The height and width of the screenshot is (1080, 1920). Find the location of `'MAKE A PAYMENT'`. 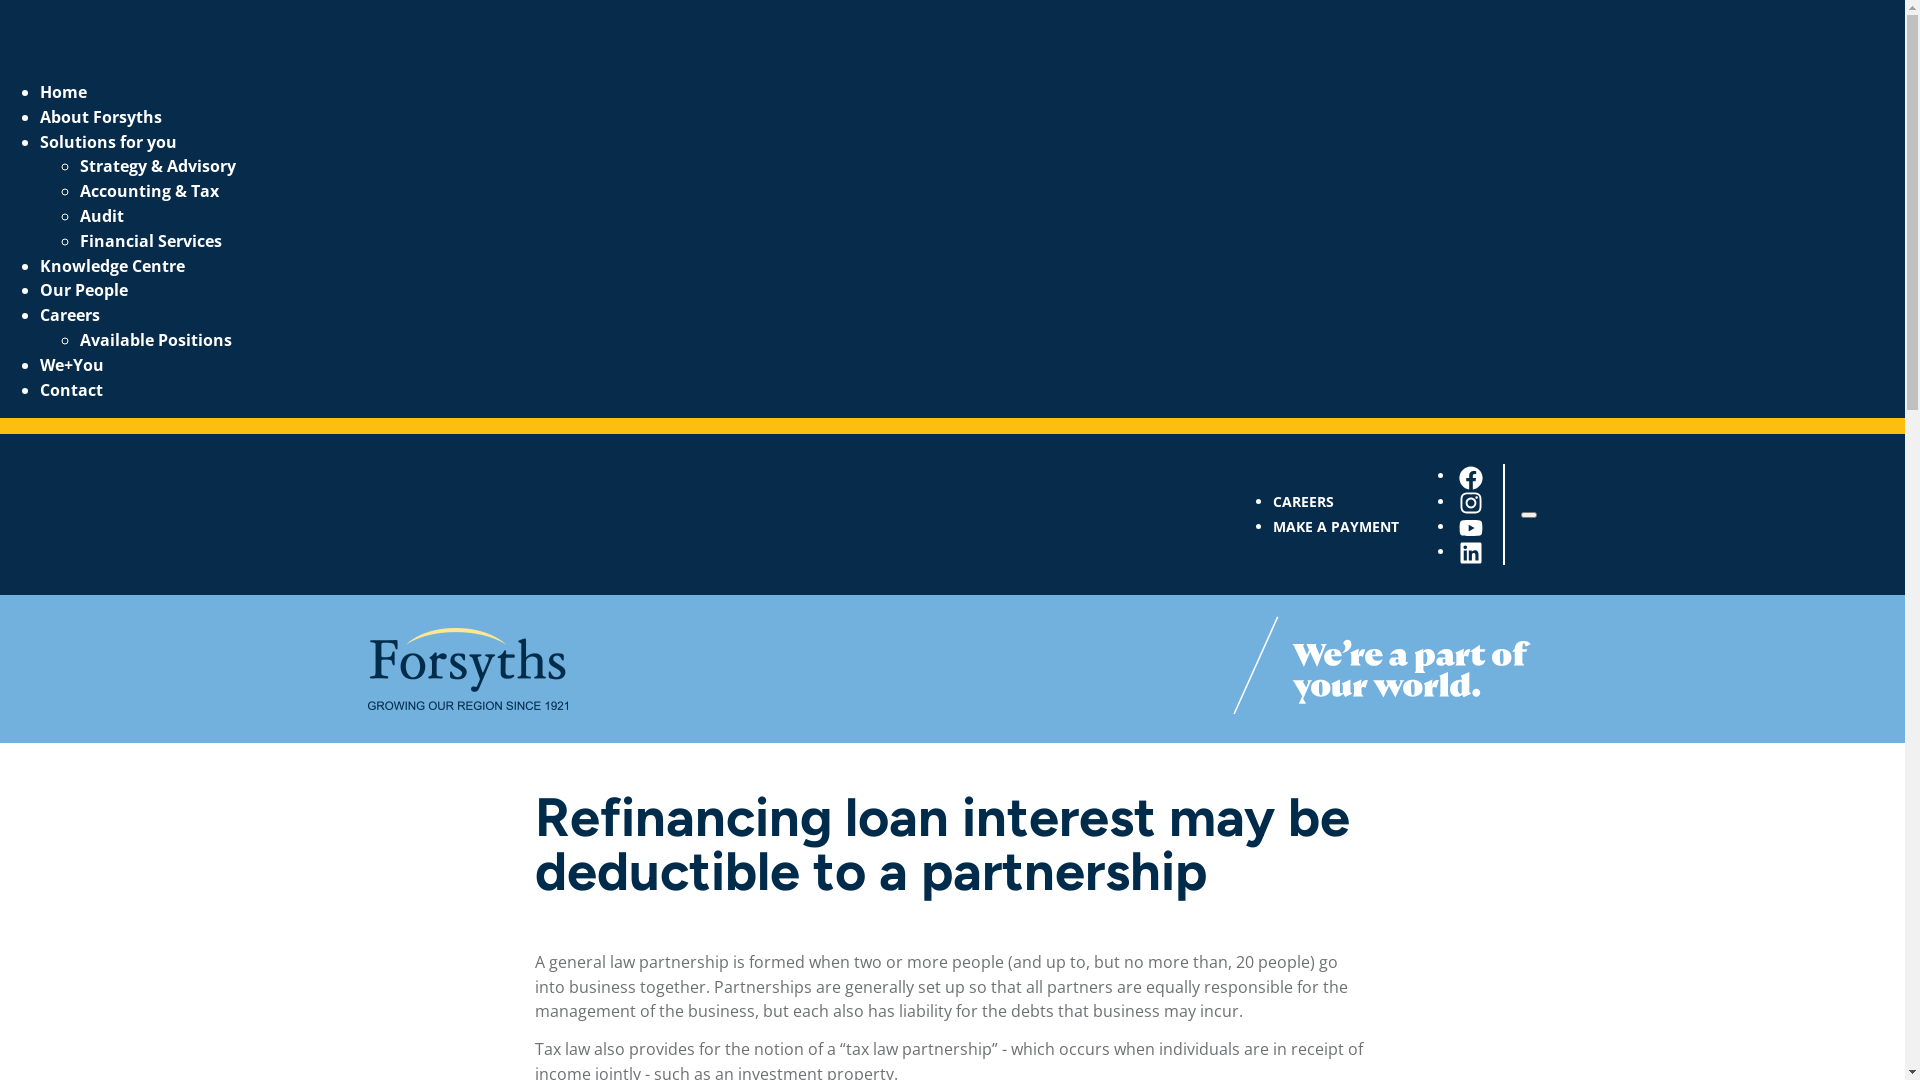

'MAKE A PAYMENT' is located at coordinates (1334, 525).